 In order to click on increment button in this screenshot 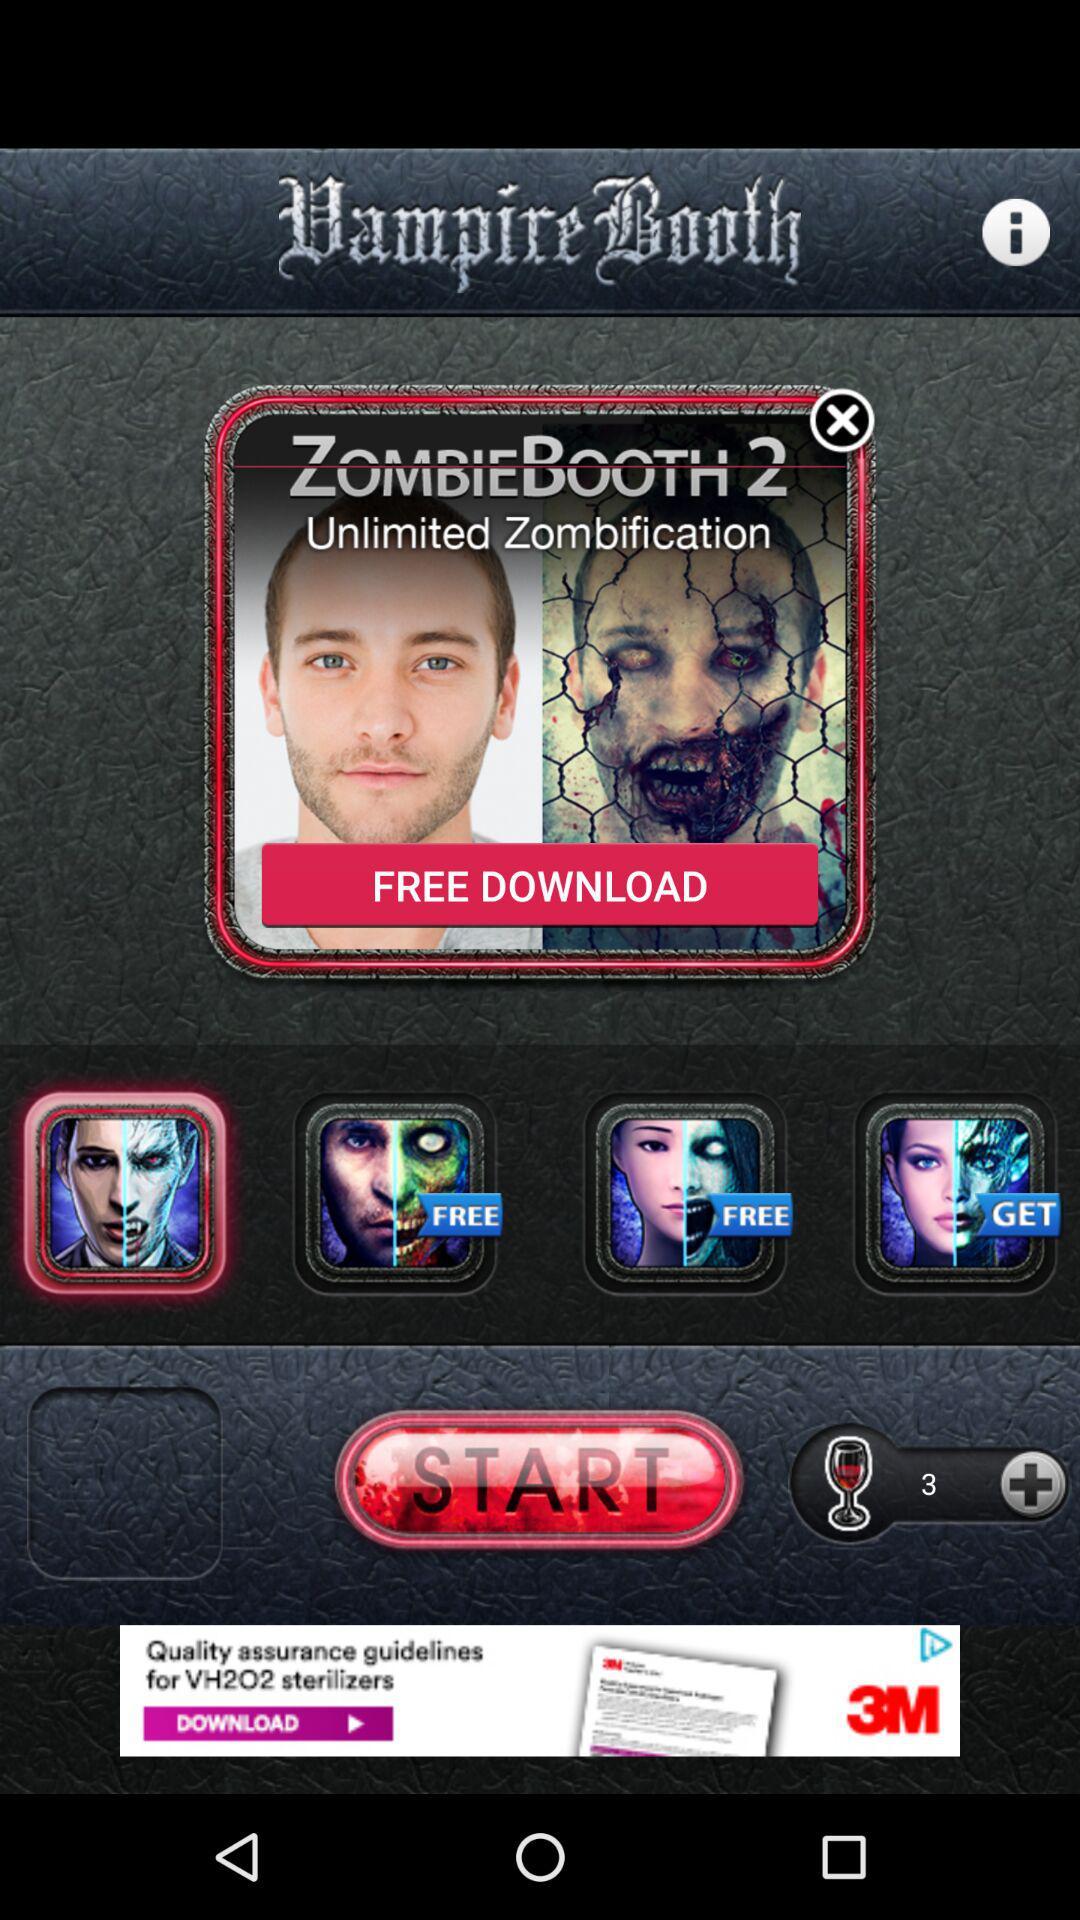, I will do `click(1034, 1483)`.